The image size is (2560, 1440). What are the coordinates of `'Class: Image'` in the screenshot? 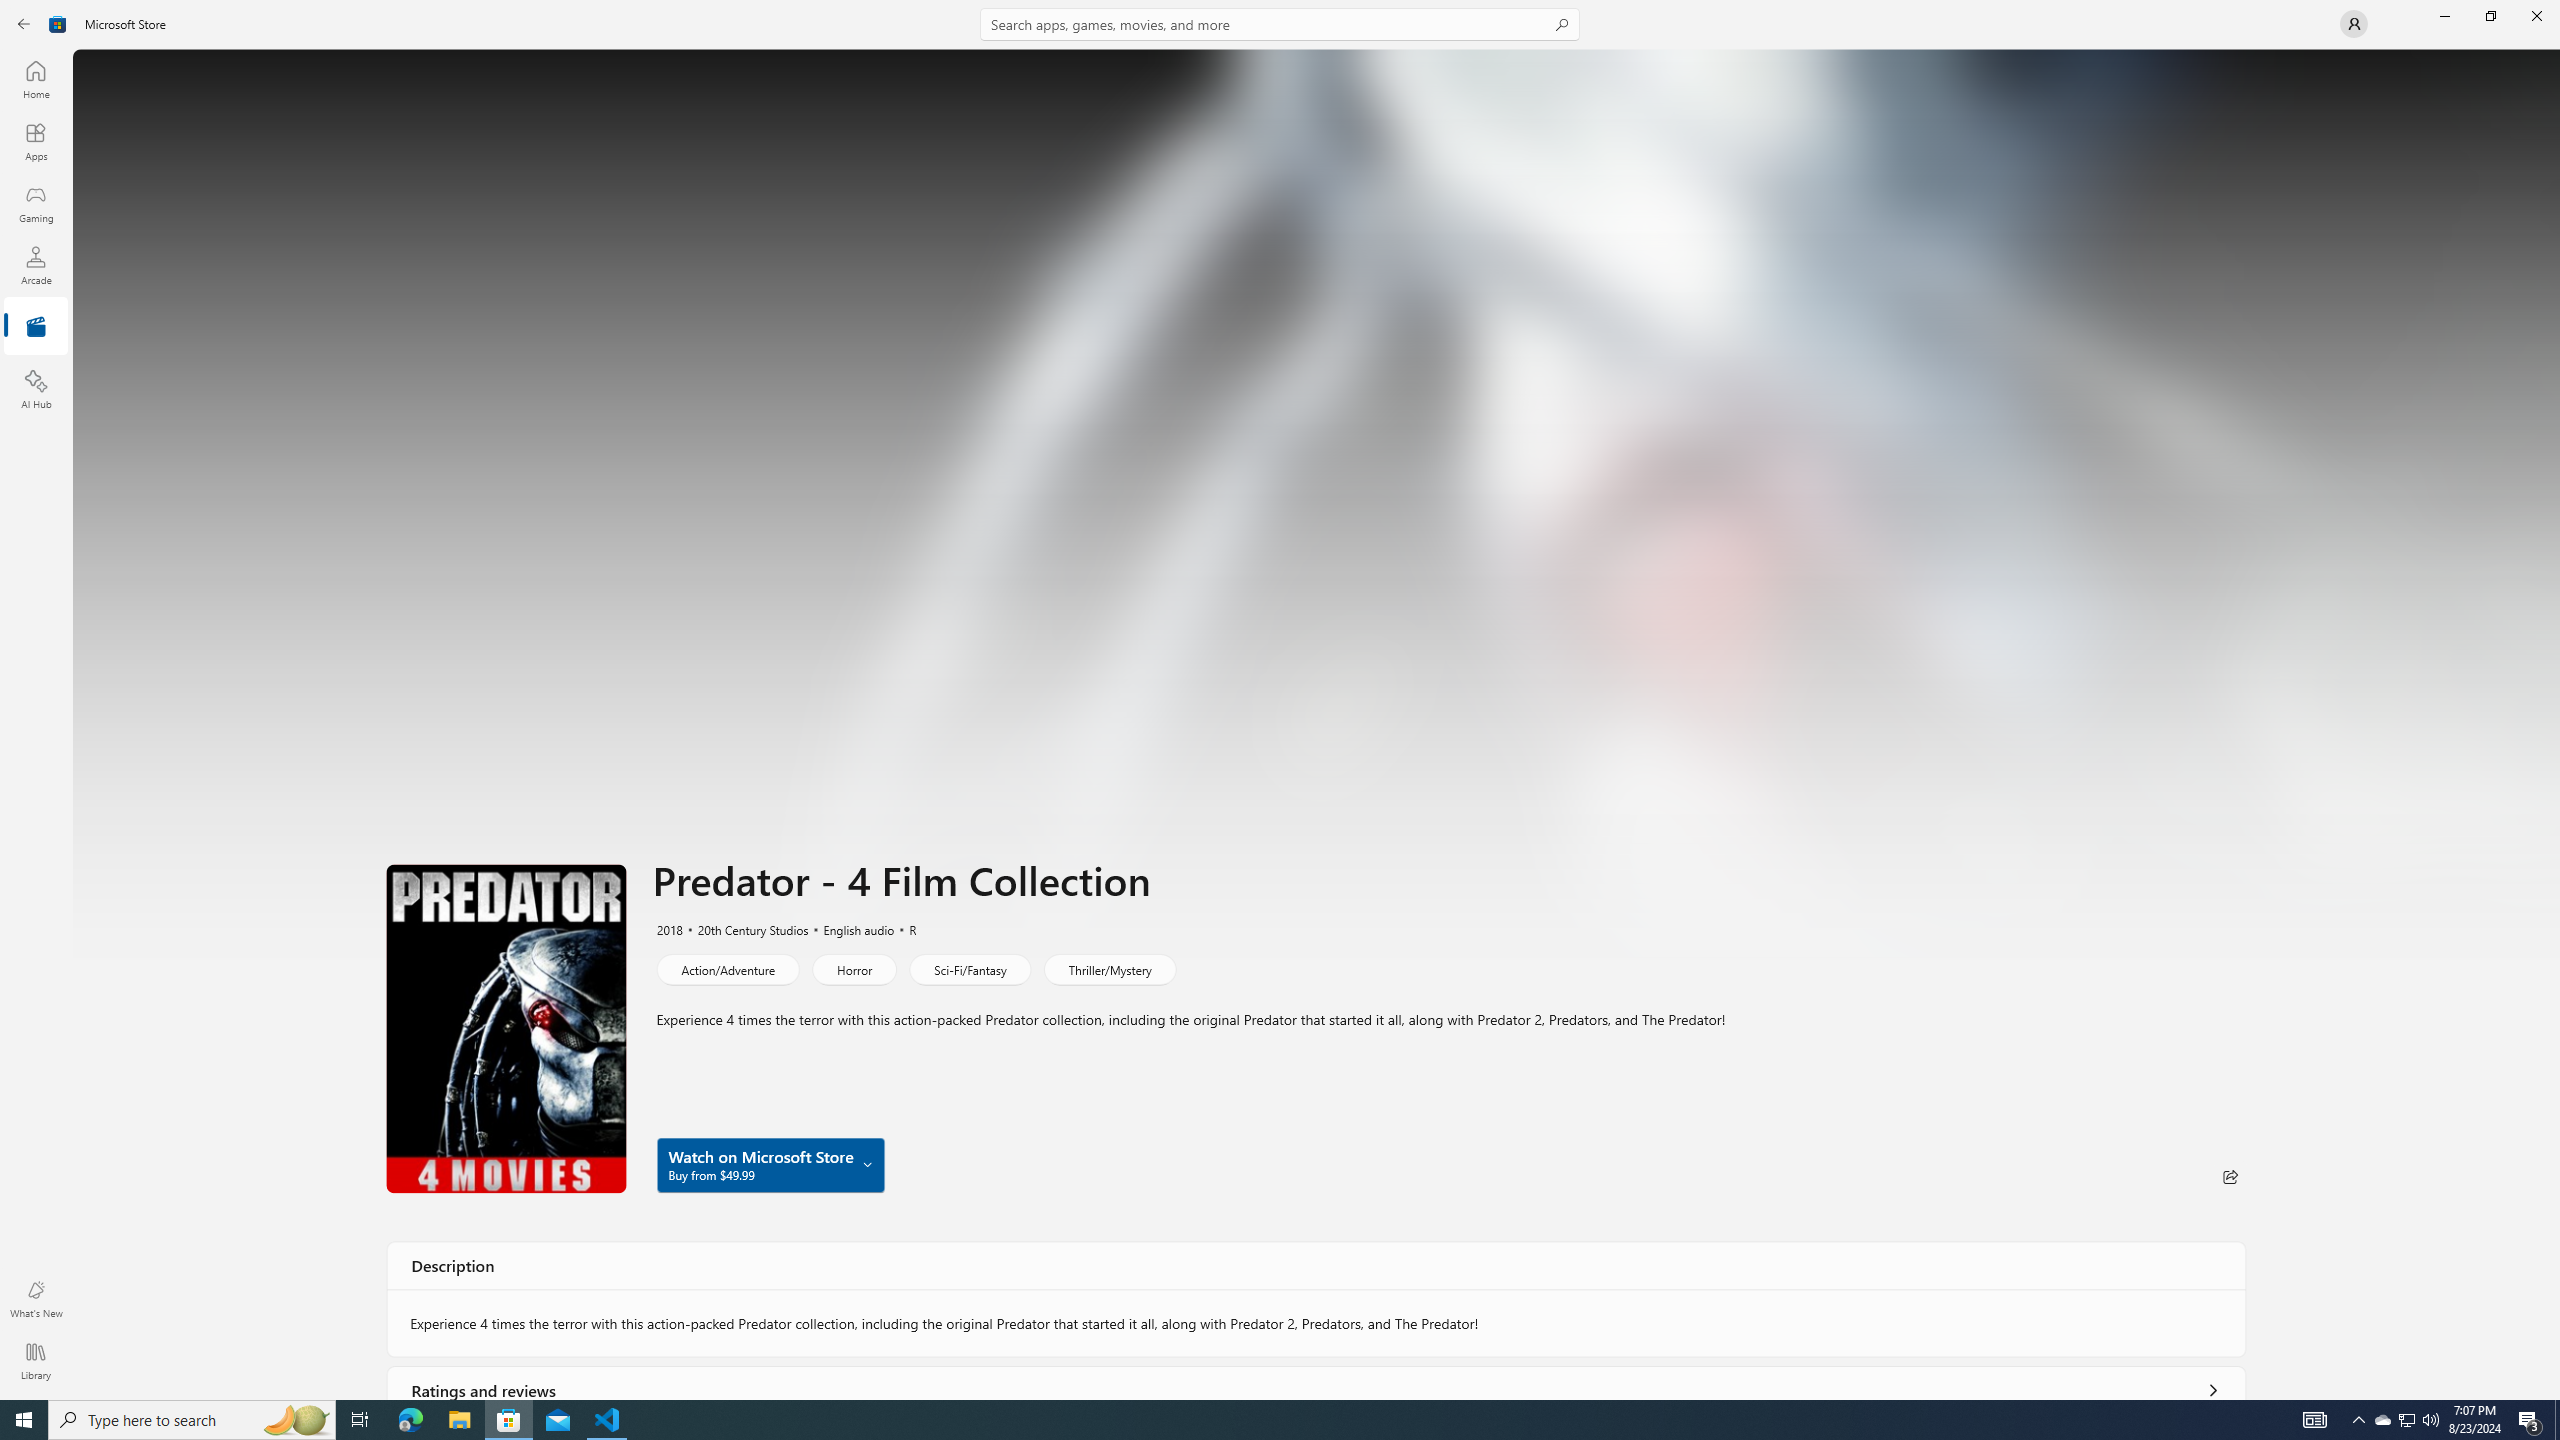 It's located at (57, 22).